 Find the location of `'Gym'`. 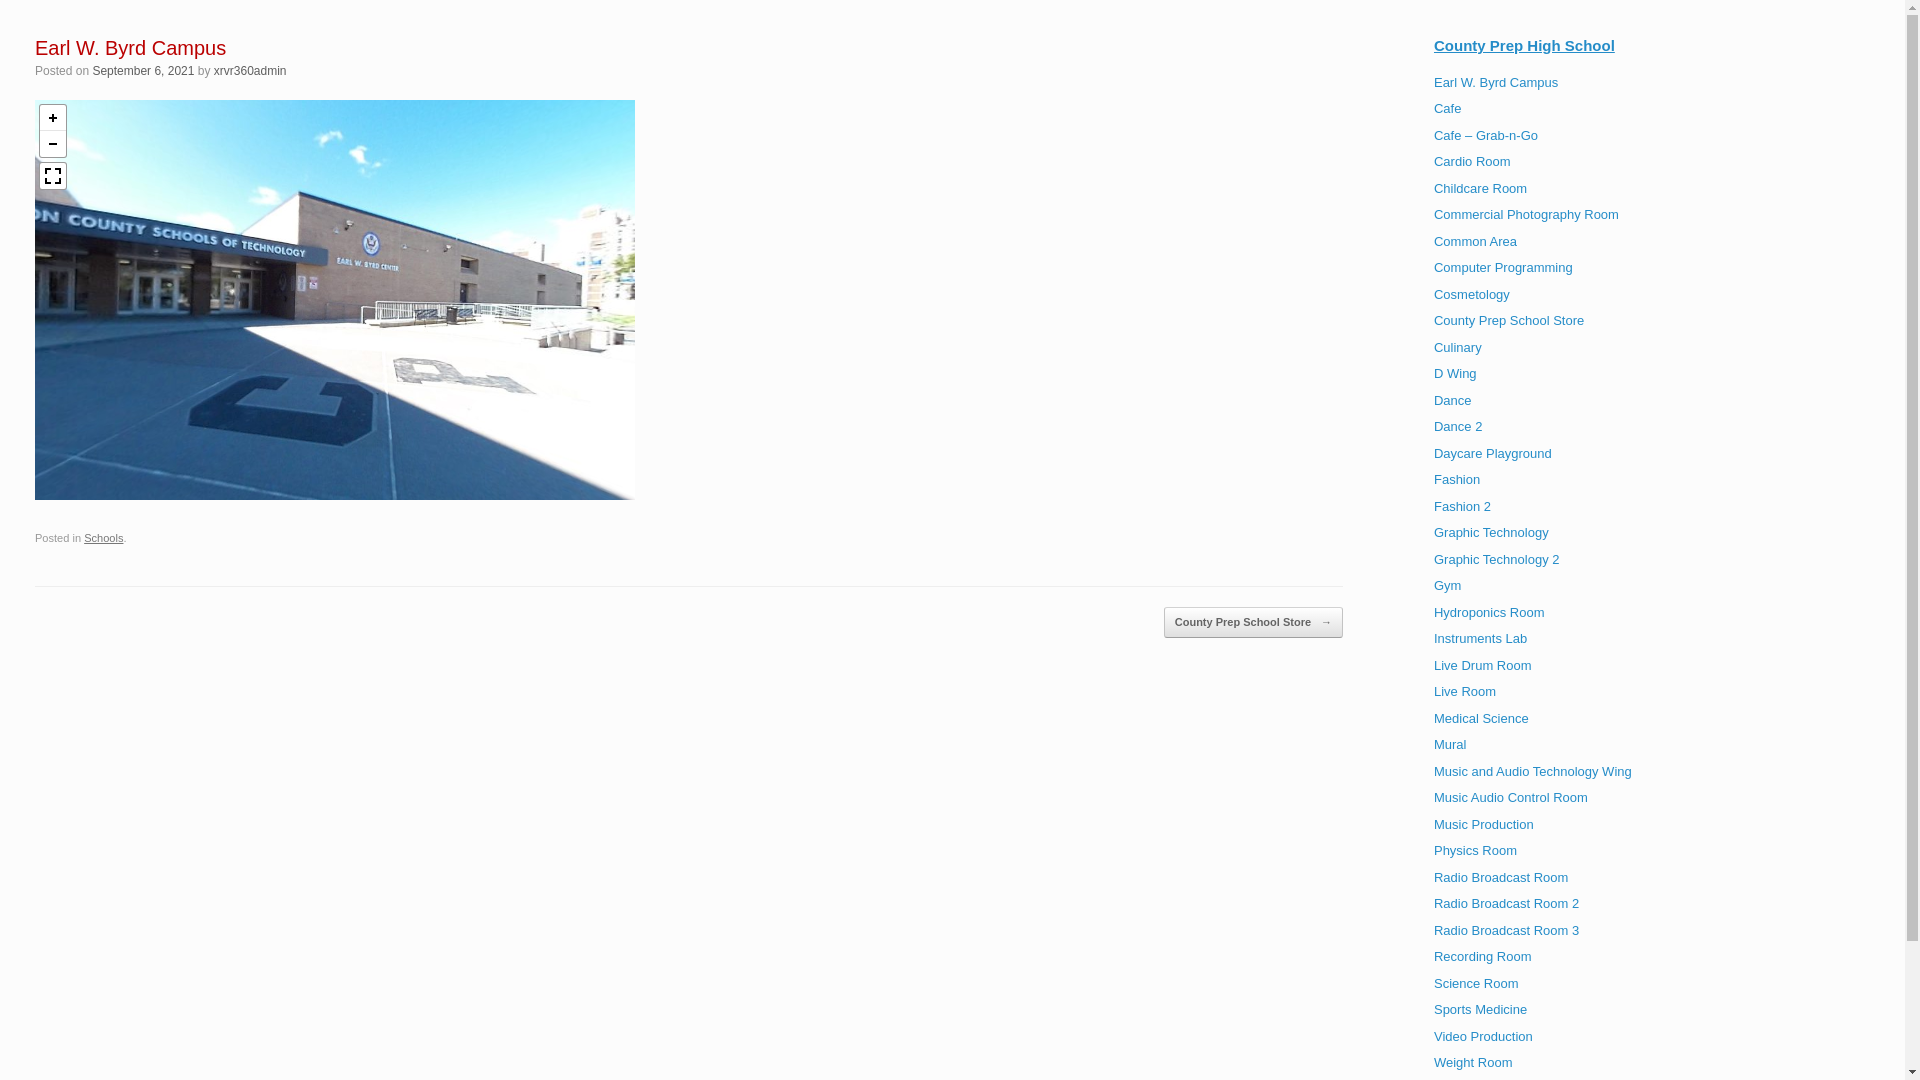

'Gym' is located at coordinates (1433, 585).